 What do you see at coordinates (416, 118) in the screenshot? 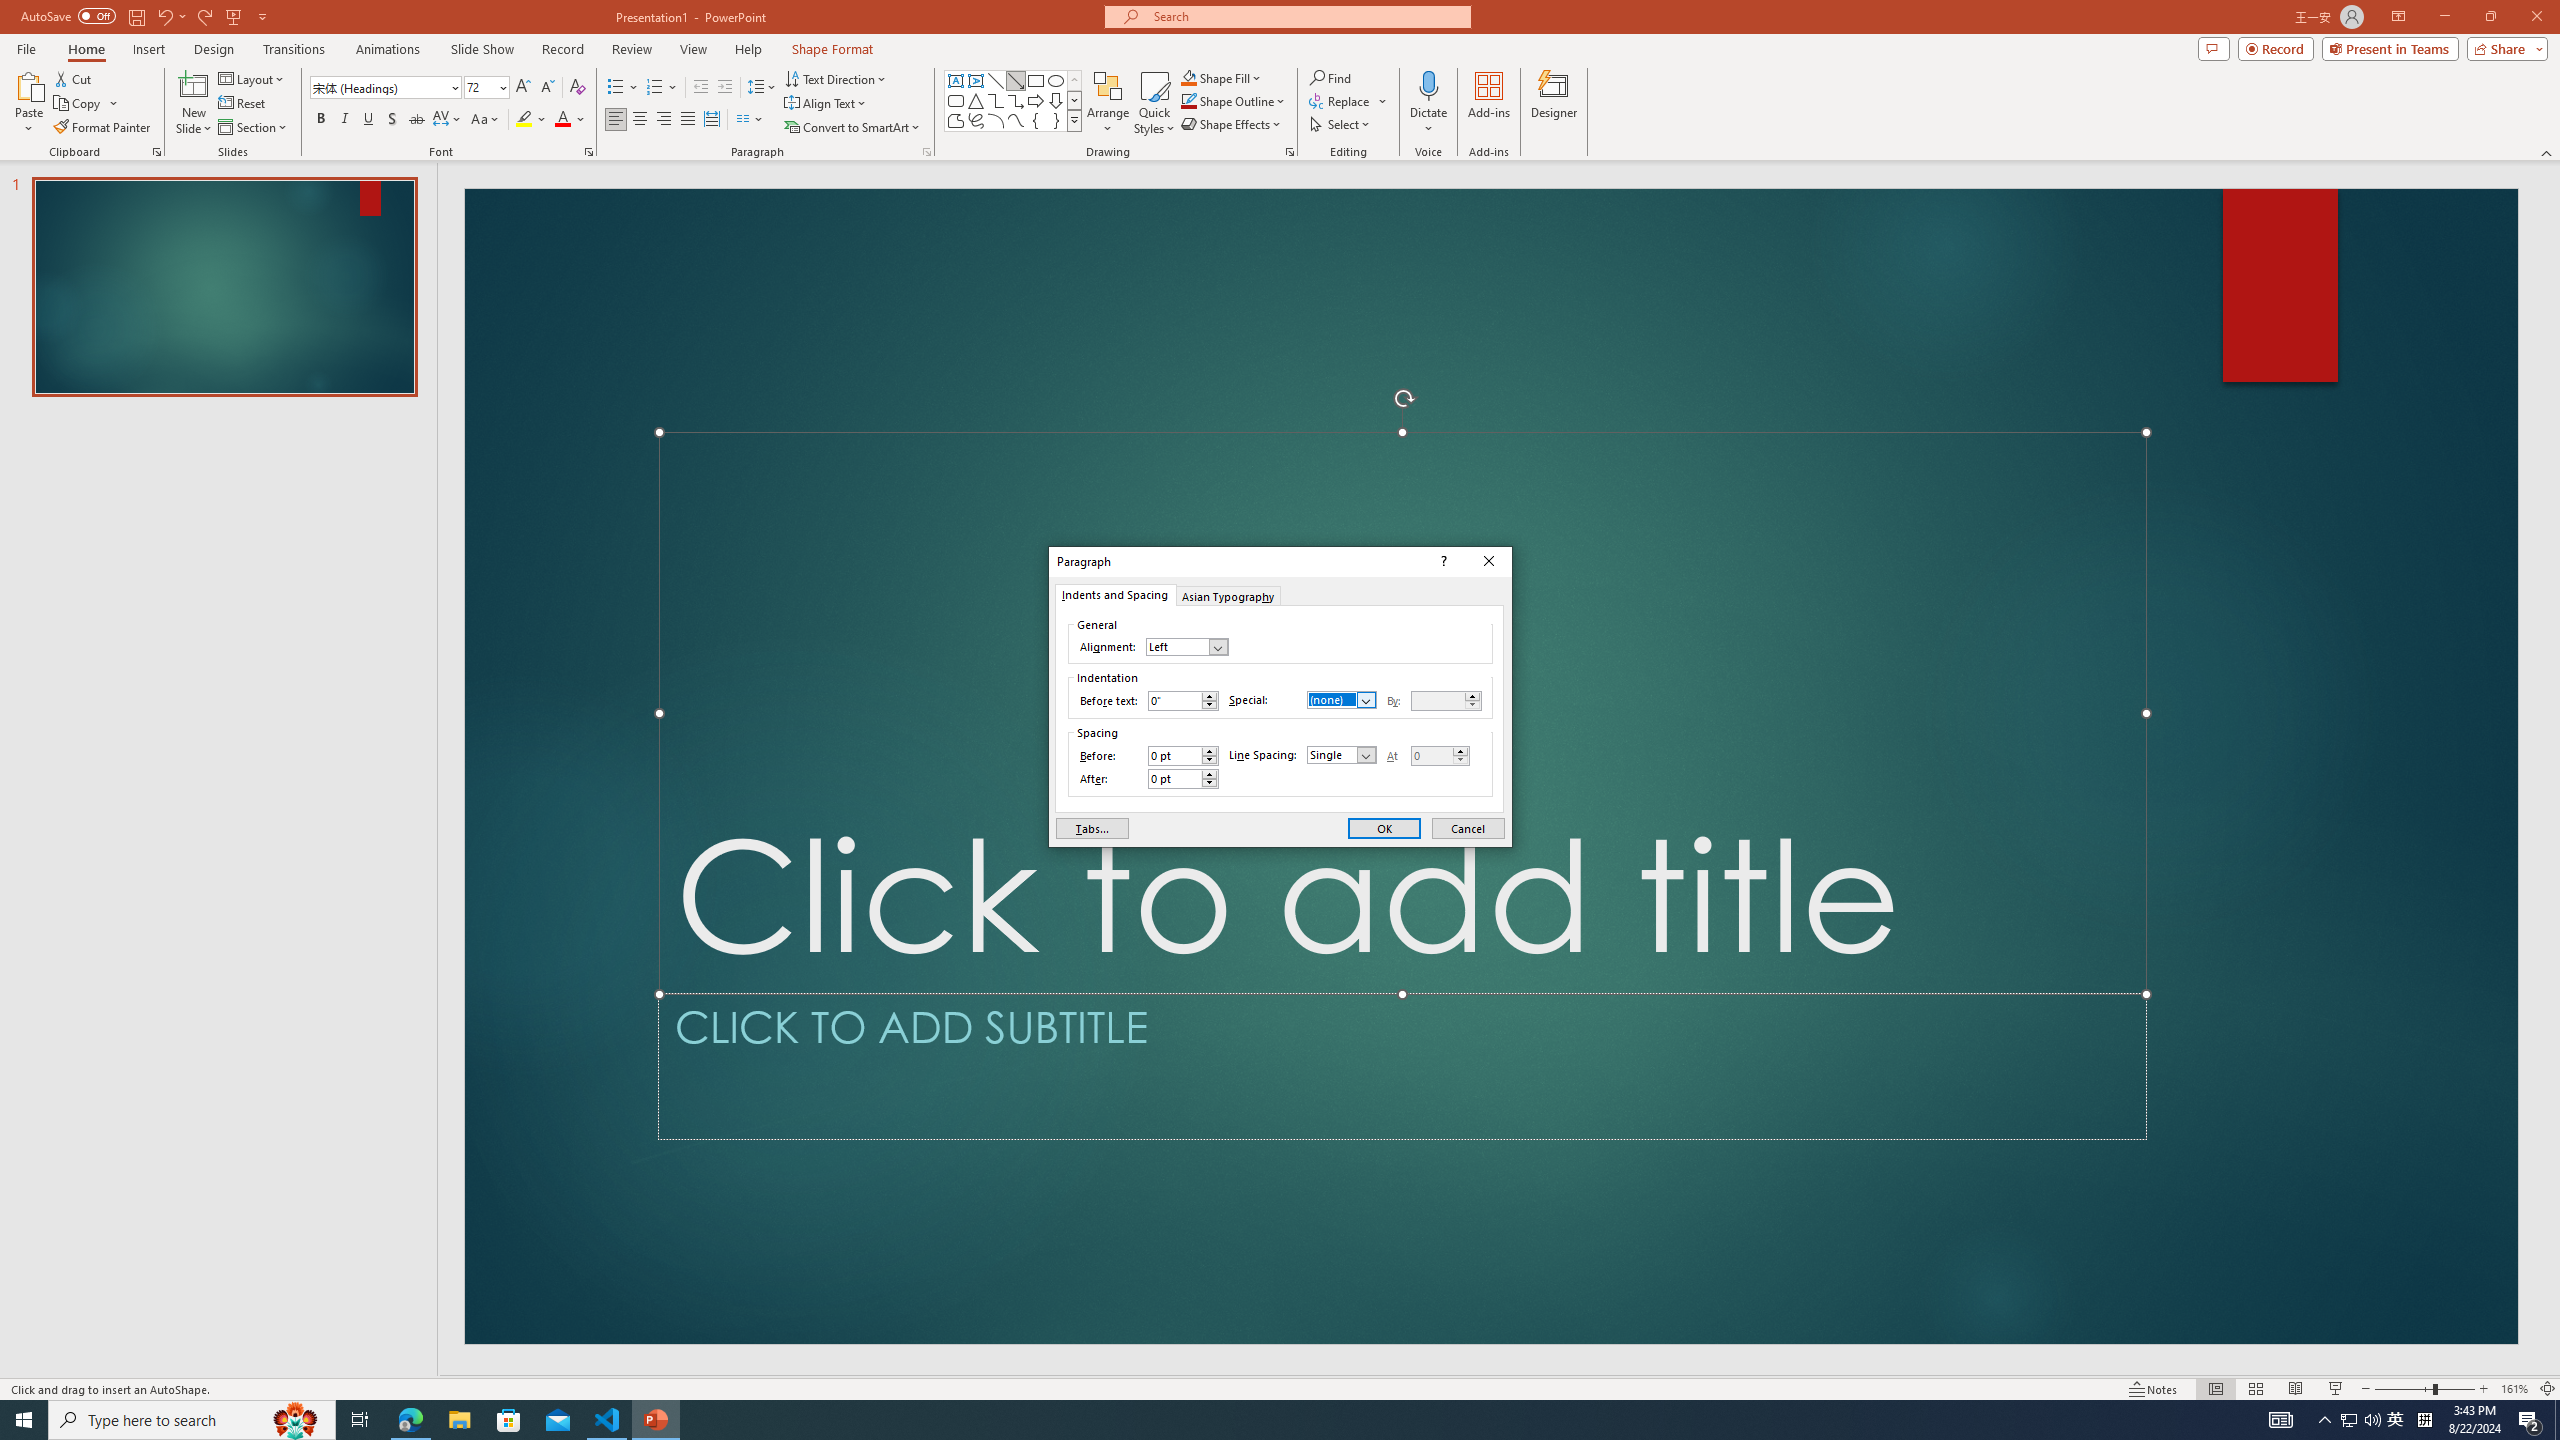
I see `'Strikethrough'` at bounding box center [416, 118].